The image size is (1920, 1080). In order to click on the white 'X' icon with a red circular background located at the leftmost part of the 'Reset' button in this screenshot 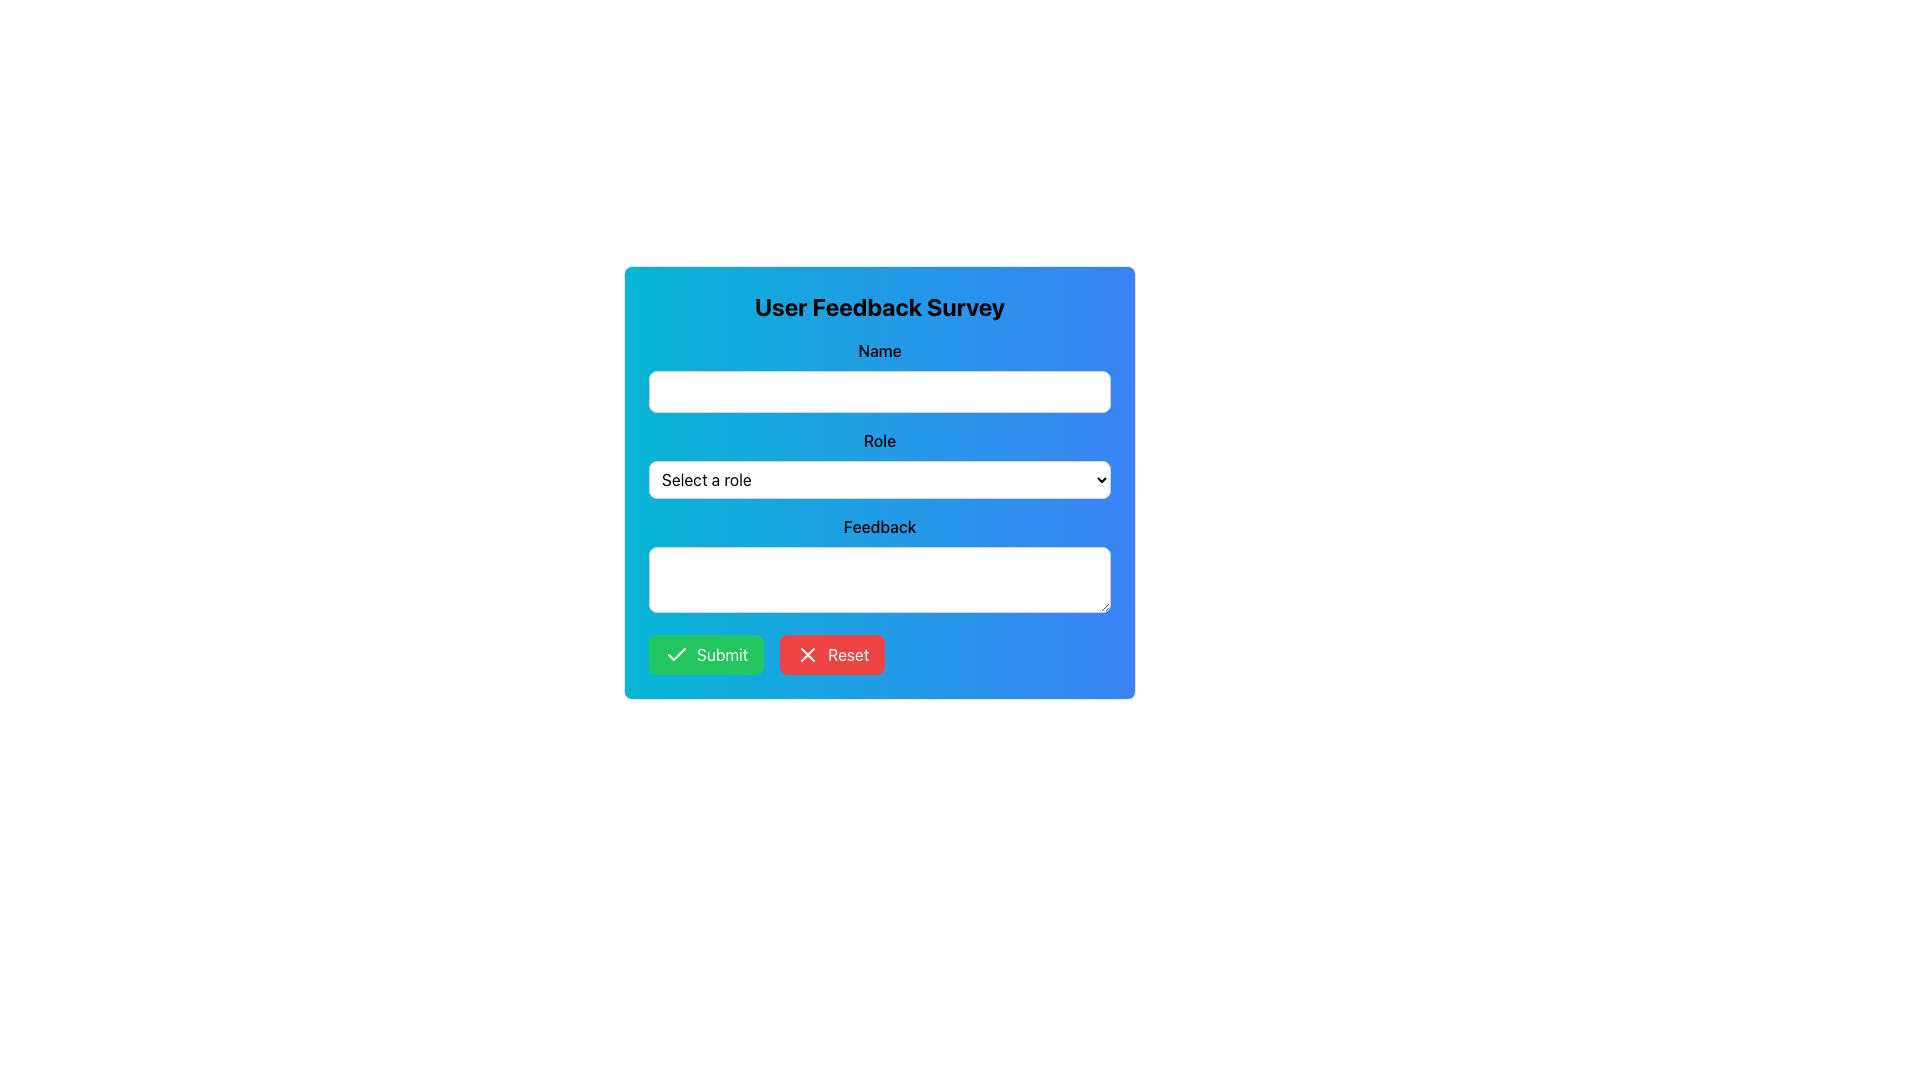, I will do `click(808, 655)`.